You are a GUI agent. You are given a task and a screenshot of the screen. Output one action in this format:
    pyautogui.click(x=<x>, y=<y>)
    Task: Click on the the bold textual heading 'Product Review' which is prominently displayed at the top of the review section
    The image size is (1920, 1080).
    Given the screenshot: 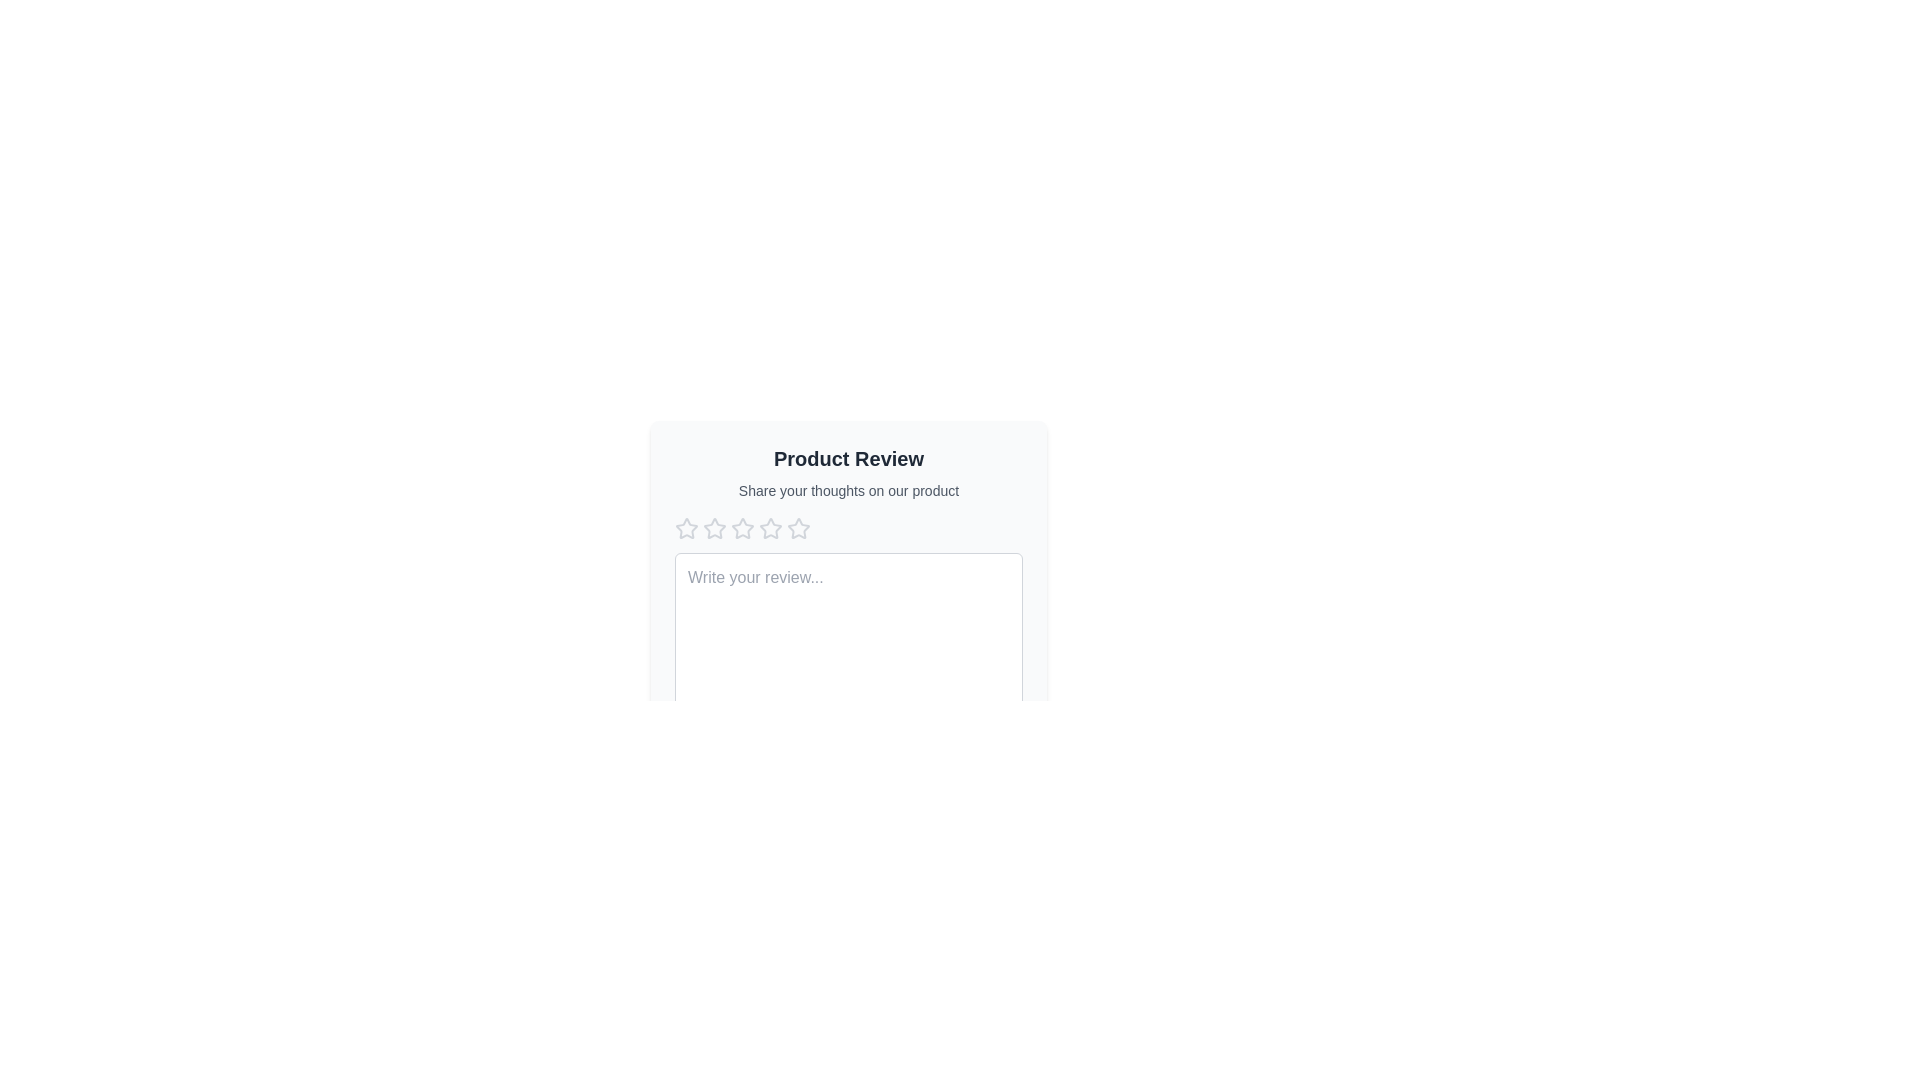 What is the action you would take?
    pyautogui.click(x=849, y=459)
    